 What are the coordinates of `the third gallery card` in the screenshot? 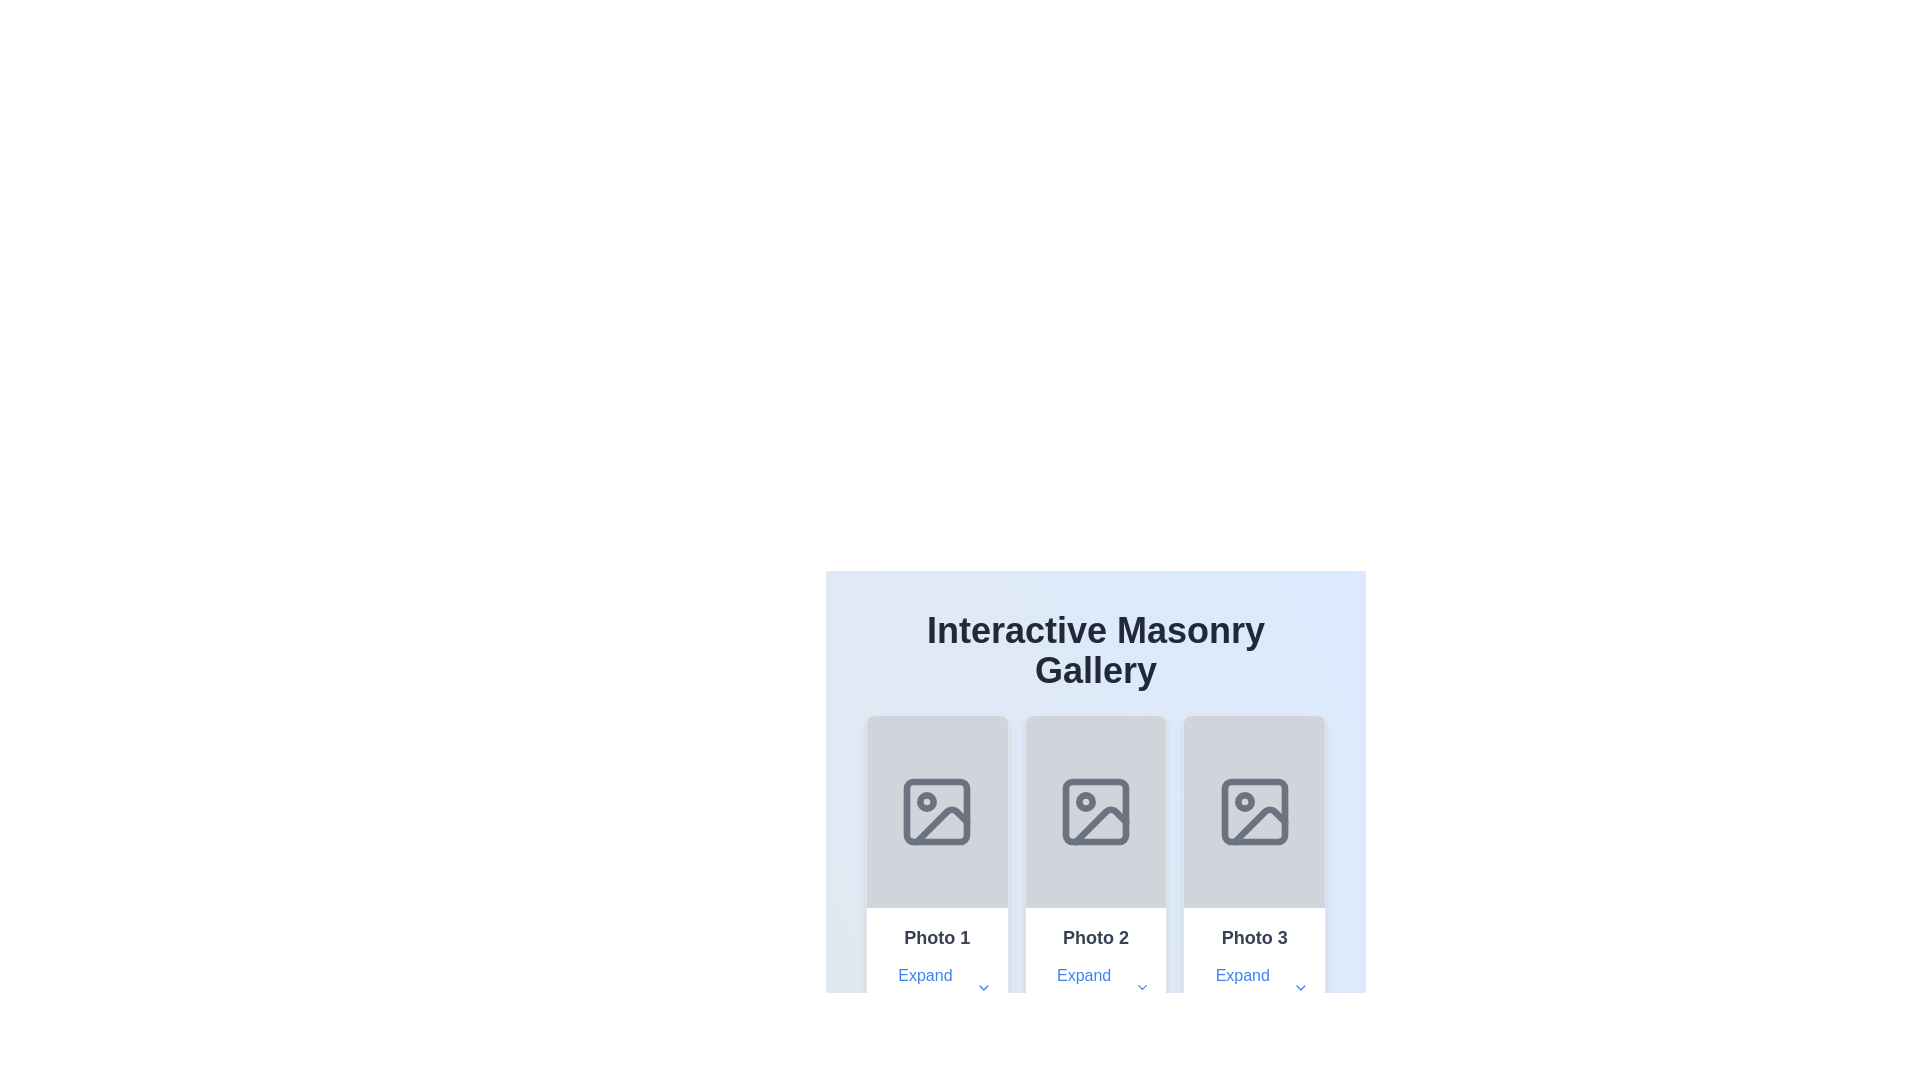 It's located at (1253, 870).